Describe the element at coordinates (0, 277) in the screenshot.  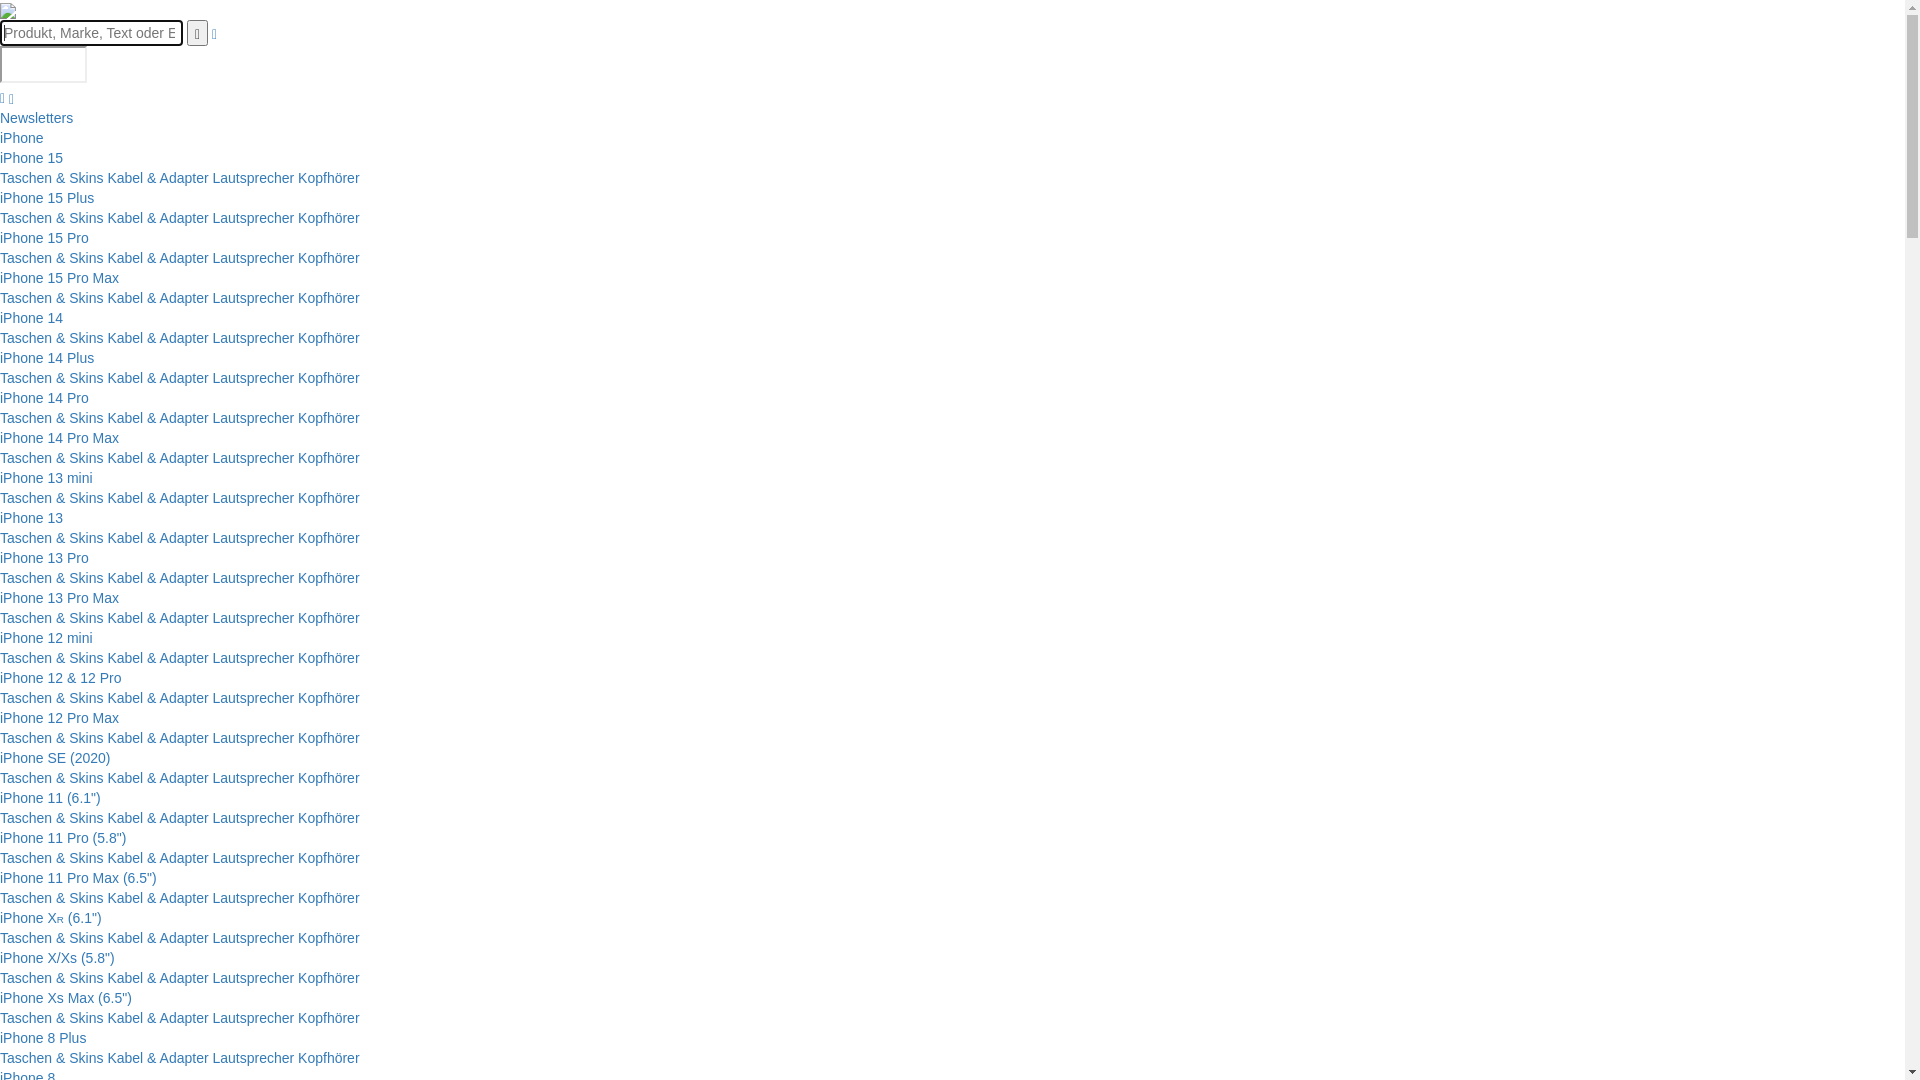
I see `'iPhone 15 Pro Max'` at that location.